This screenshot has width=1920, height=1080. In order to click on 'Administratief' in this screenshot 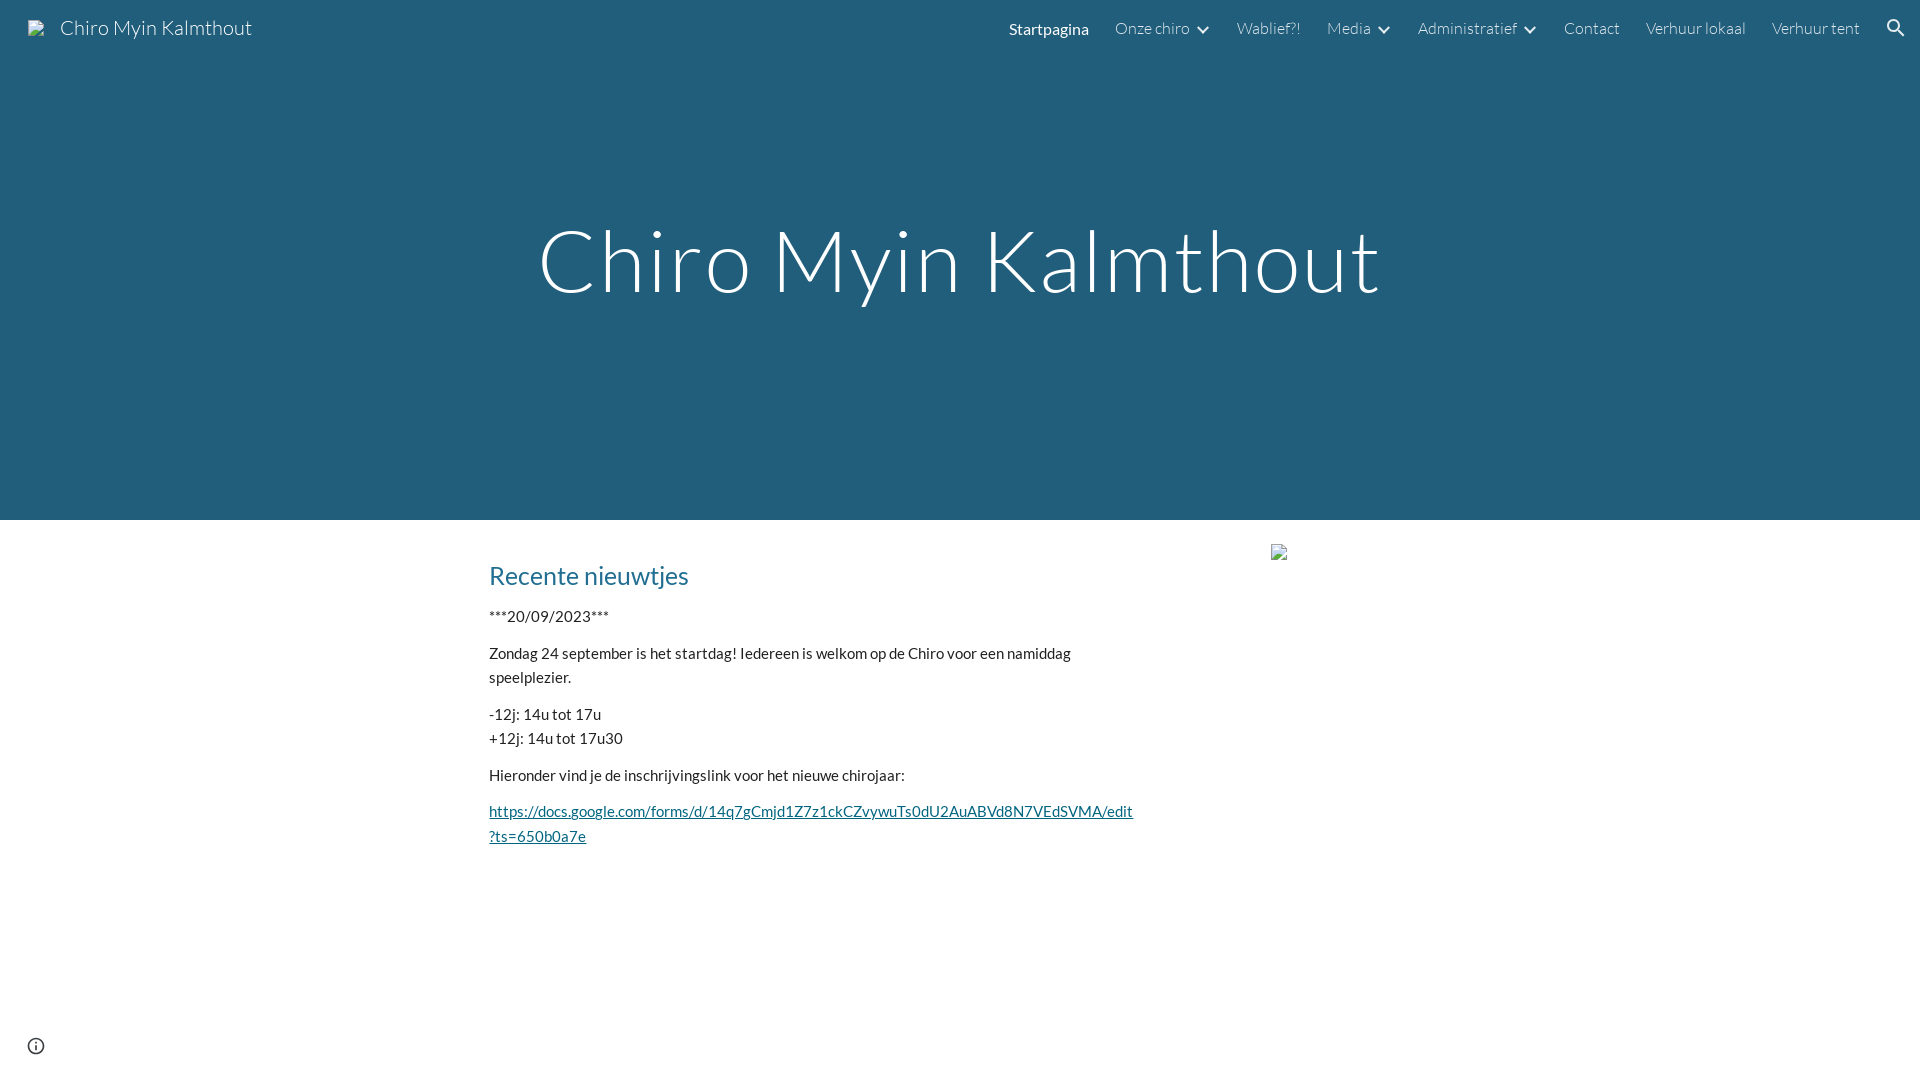, I will do `click(1416, 27)`.